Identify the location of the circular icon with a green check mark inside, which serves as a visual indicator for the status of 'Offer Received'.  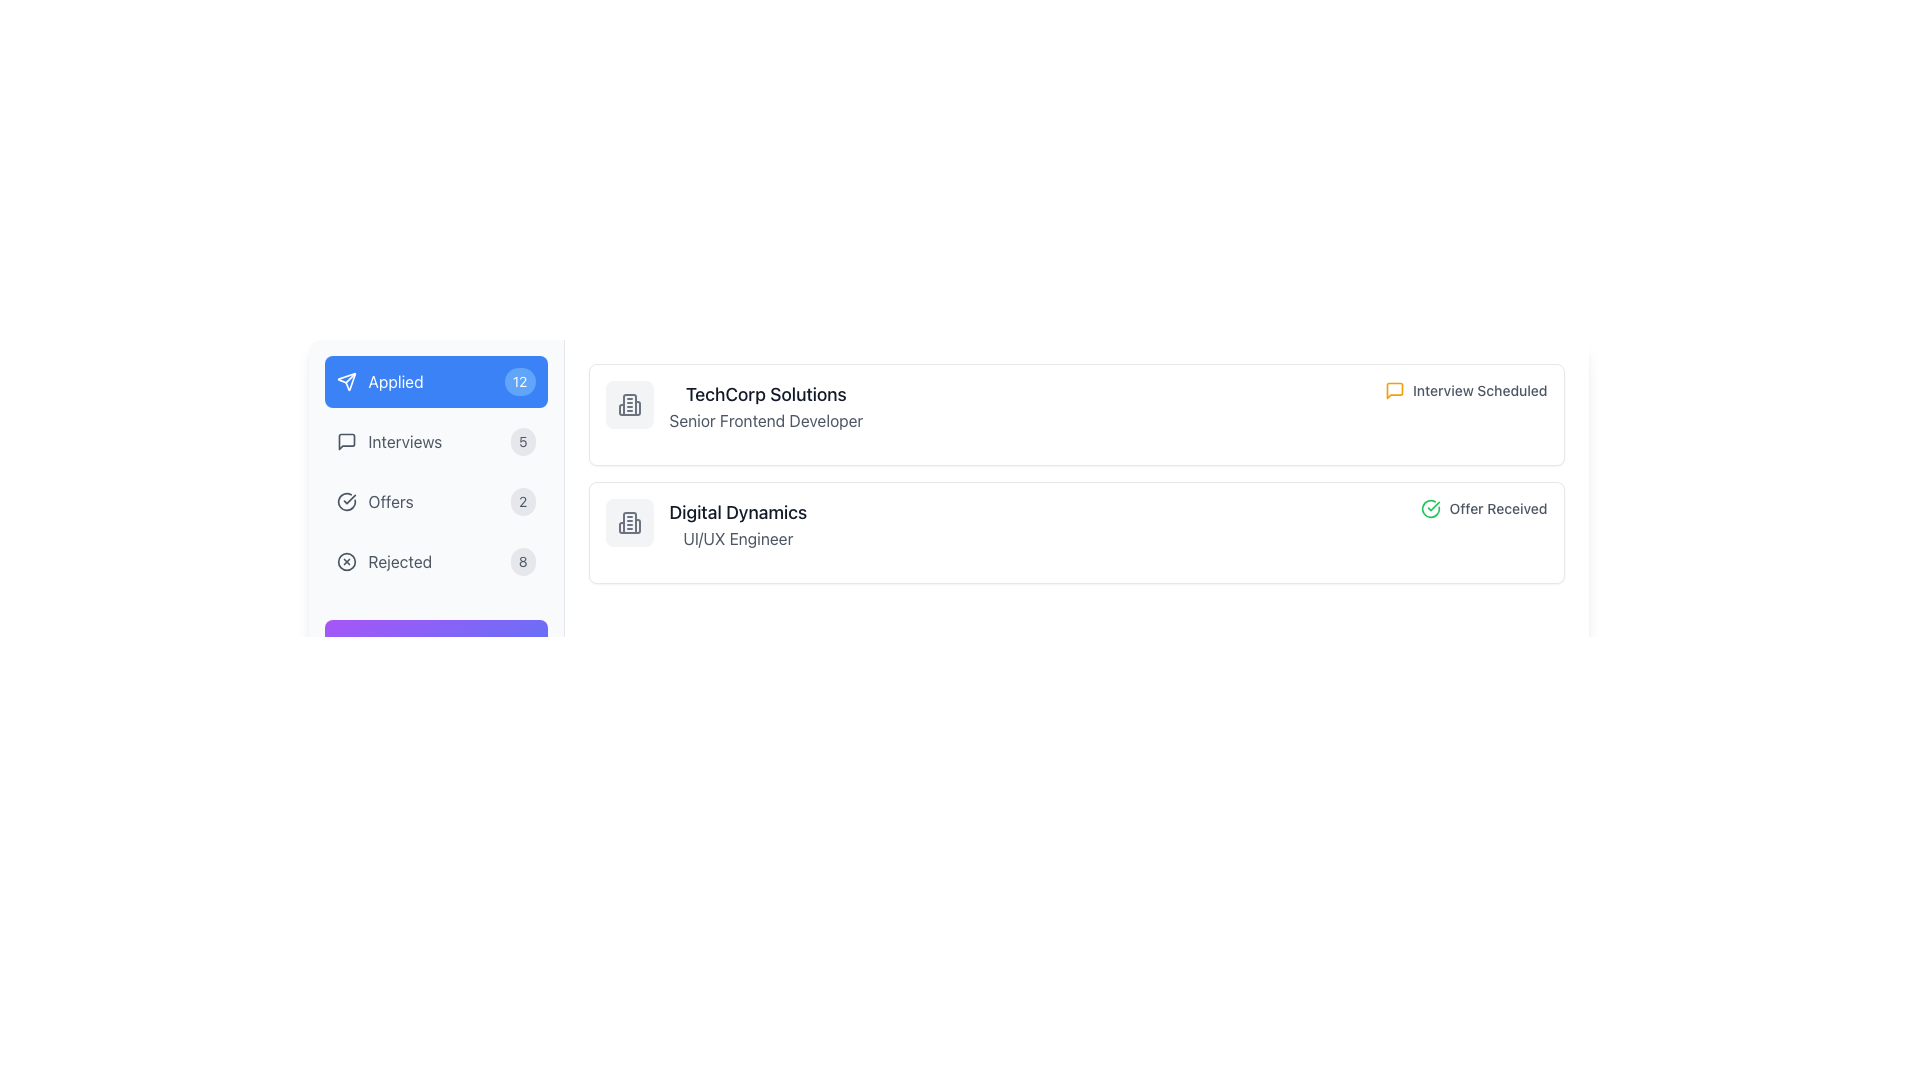
(1430, 508).